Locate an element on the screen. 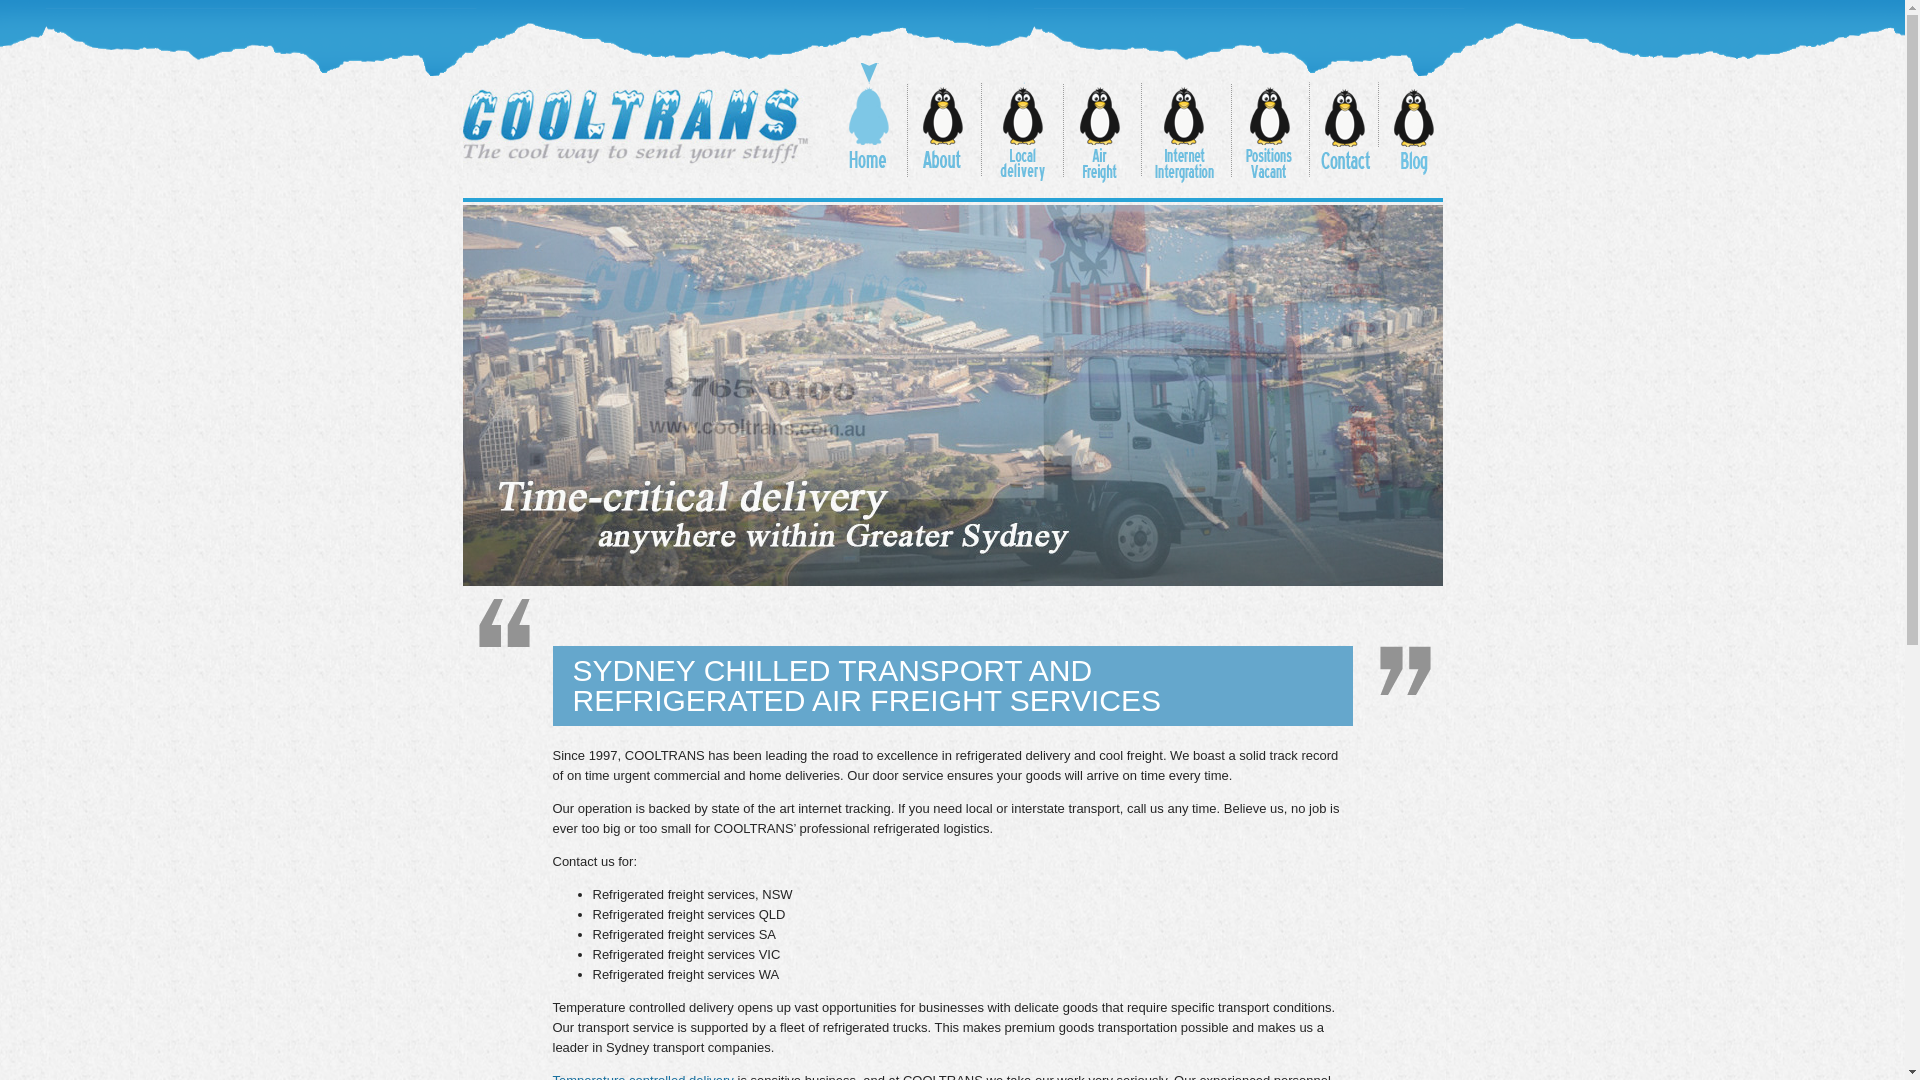 The height and width of the screenshot is (1080, 1920). 'Local Delivery' is located at coordinates (1022, 123).